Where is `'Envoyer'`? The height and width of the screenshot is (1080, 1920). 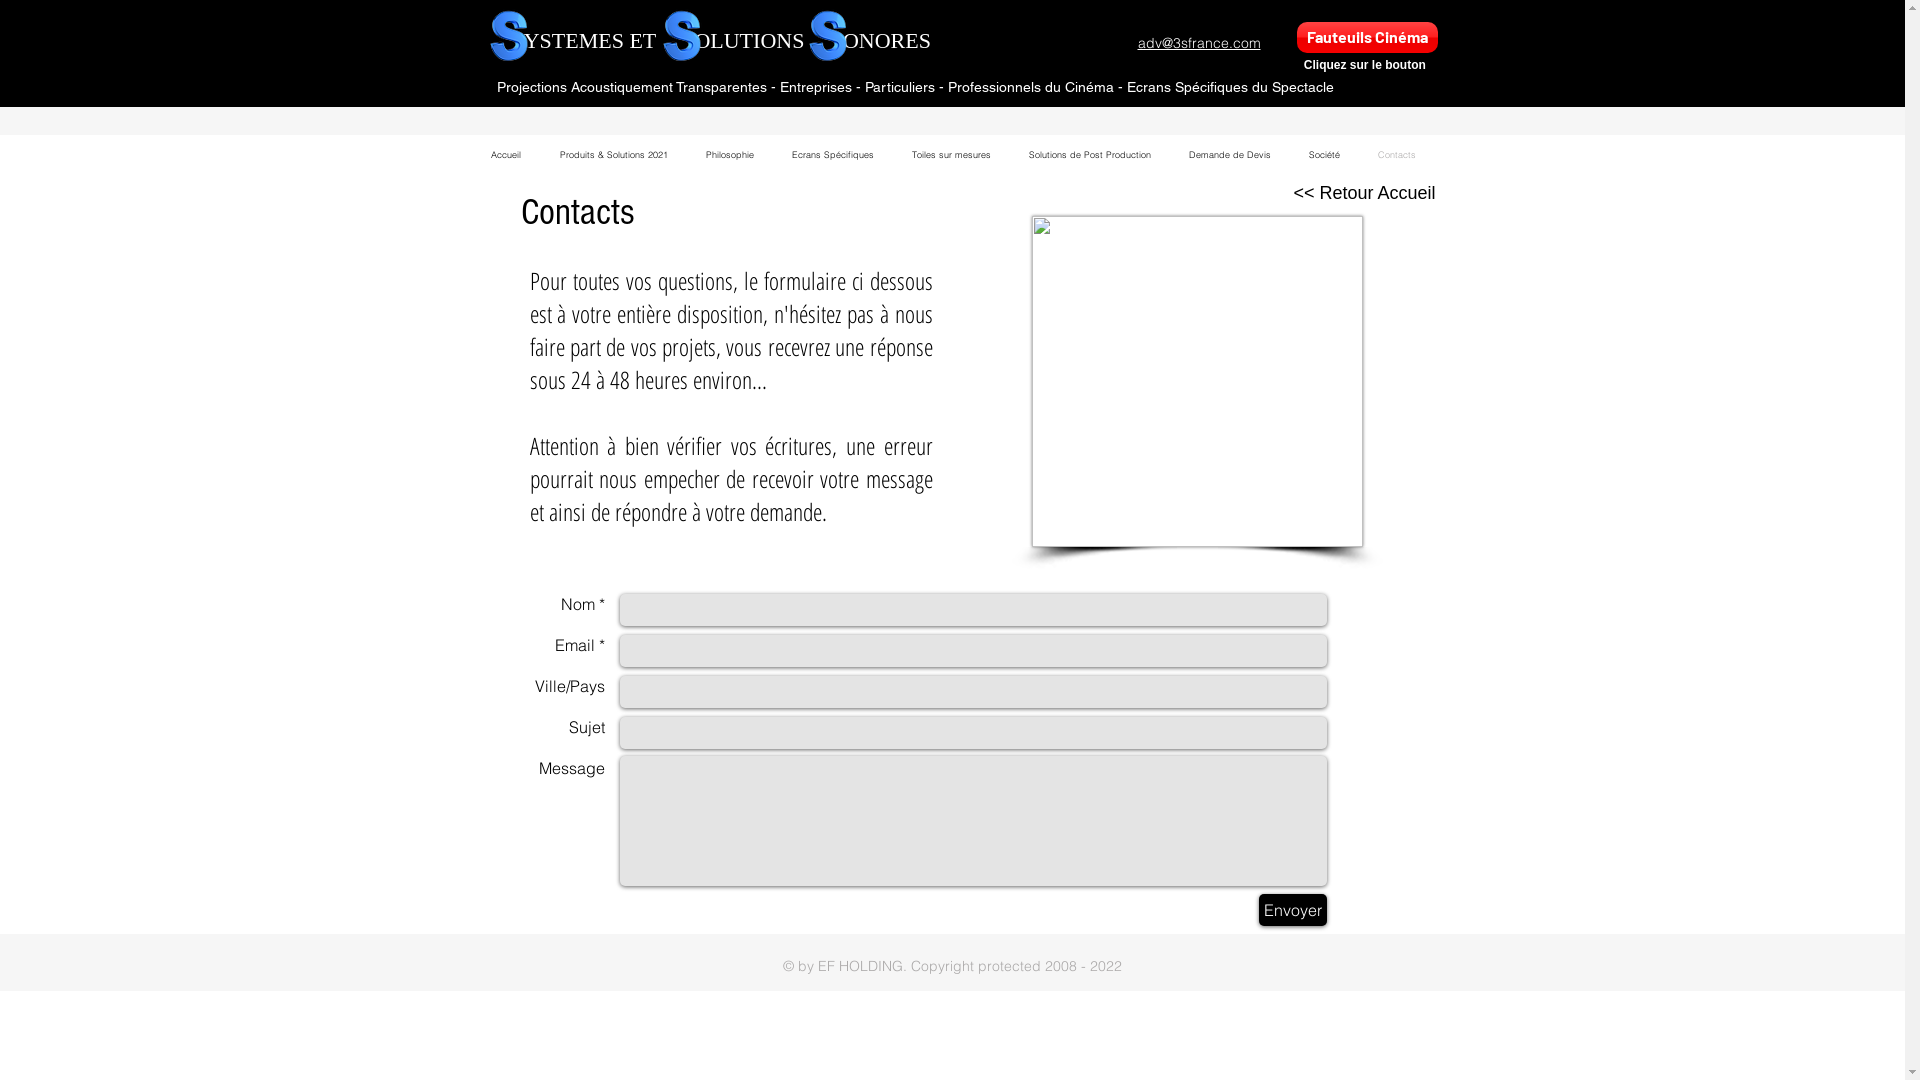
'Envoyer' is located at coordinates (1256, 910).